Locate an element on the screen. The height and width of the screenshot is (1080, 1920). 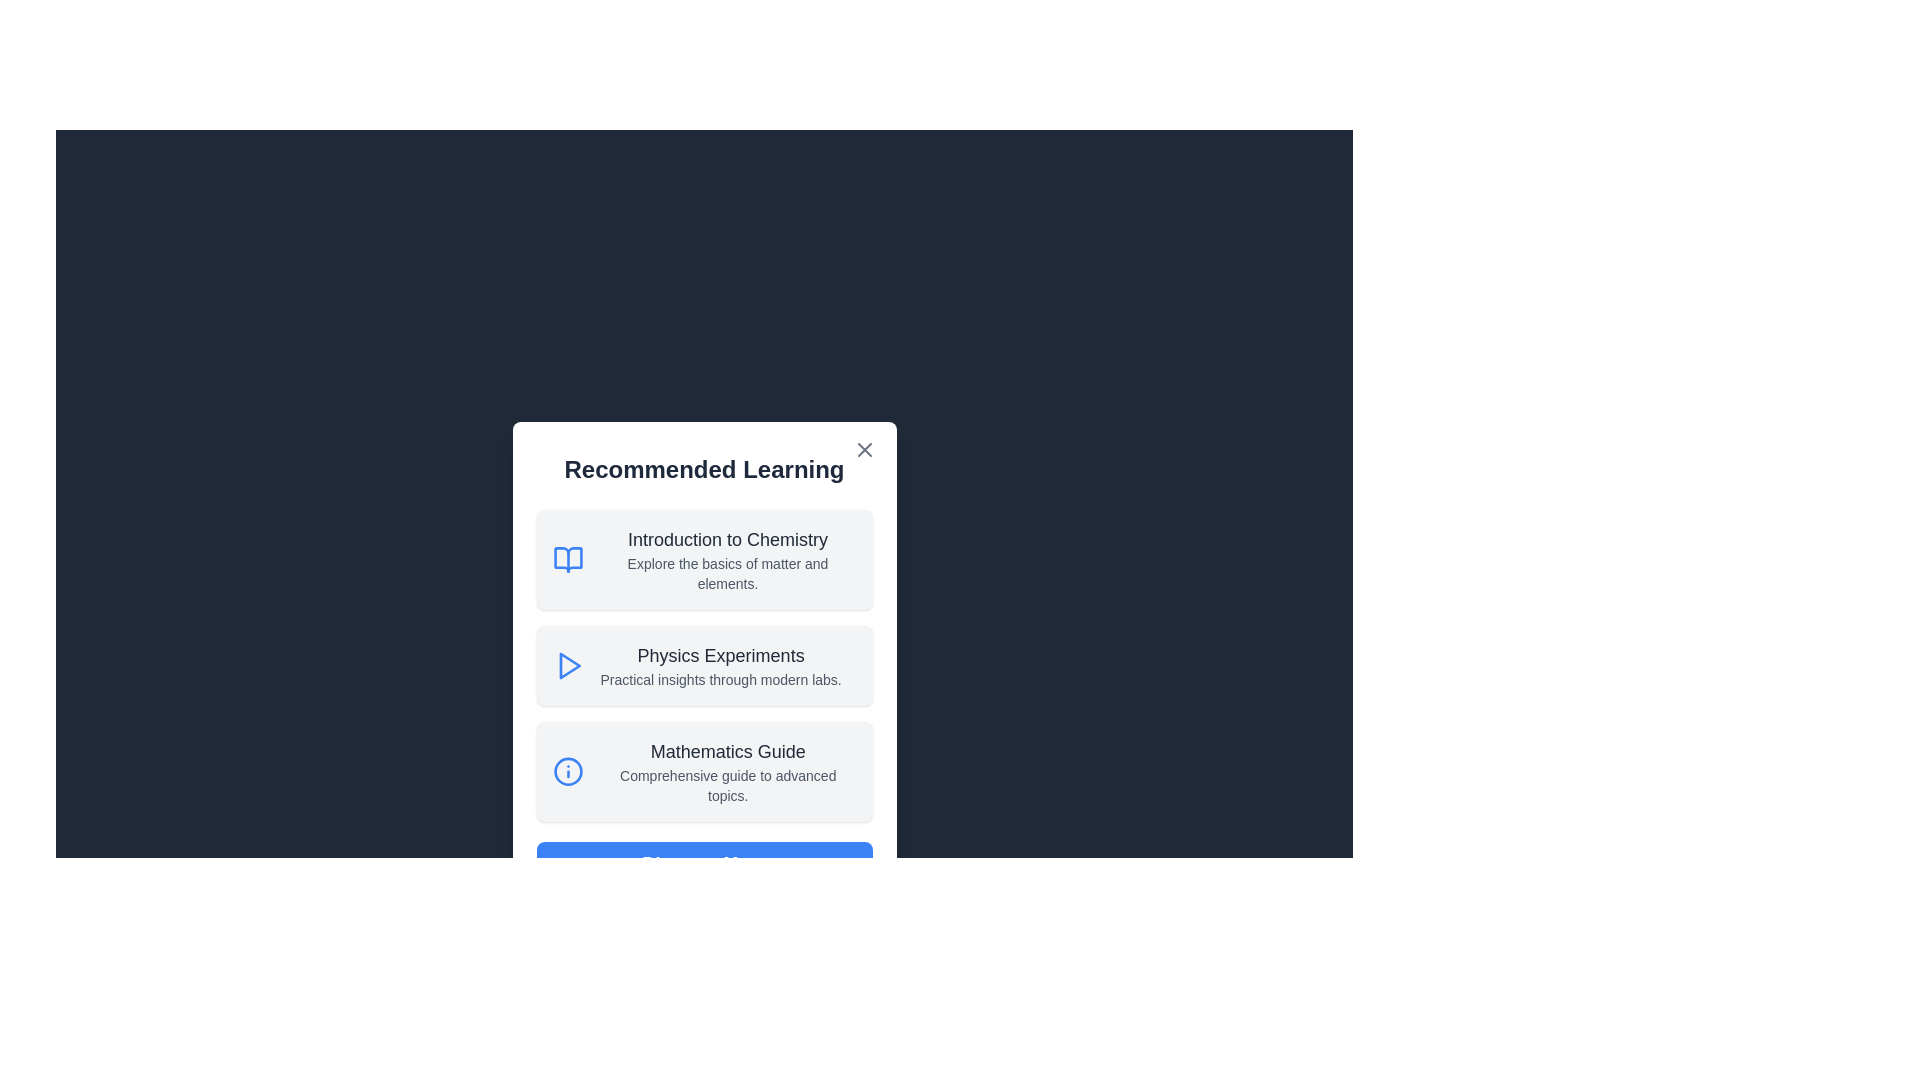
the blue play button, styled as a triangle pointing is located at coordinates (567, 666).